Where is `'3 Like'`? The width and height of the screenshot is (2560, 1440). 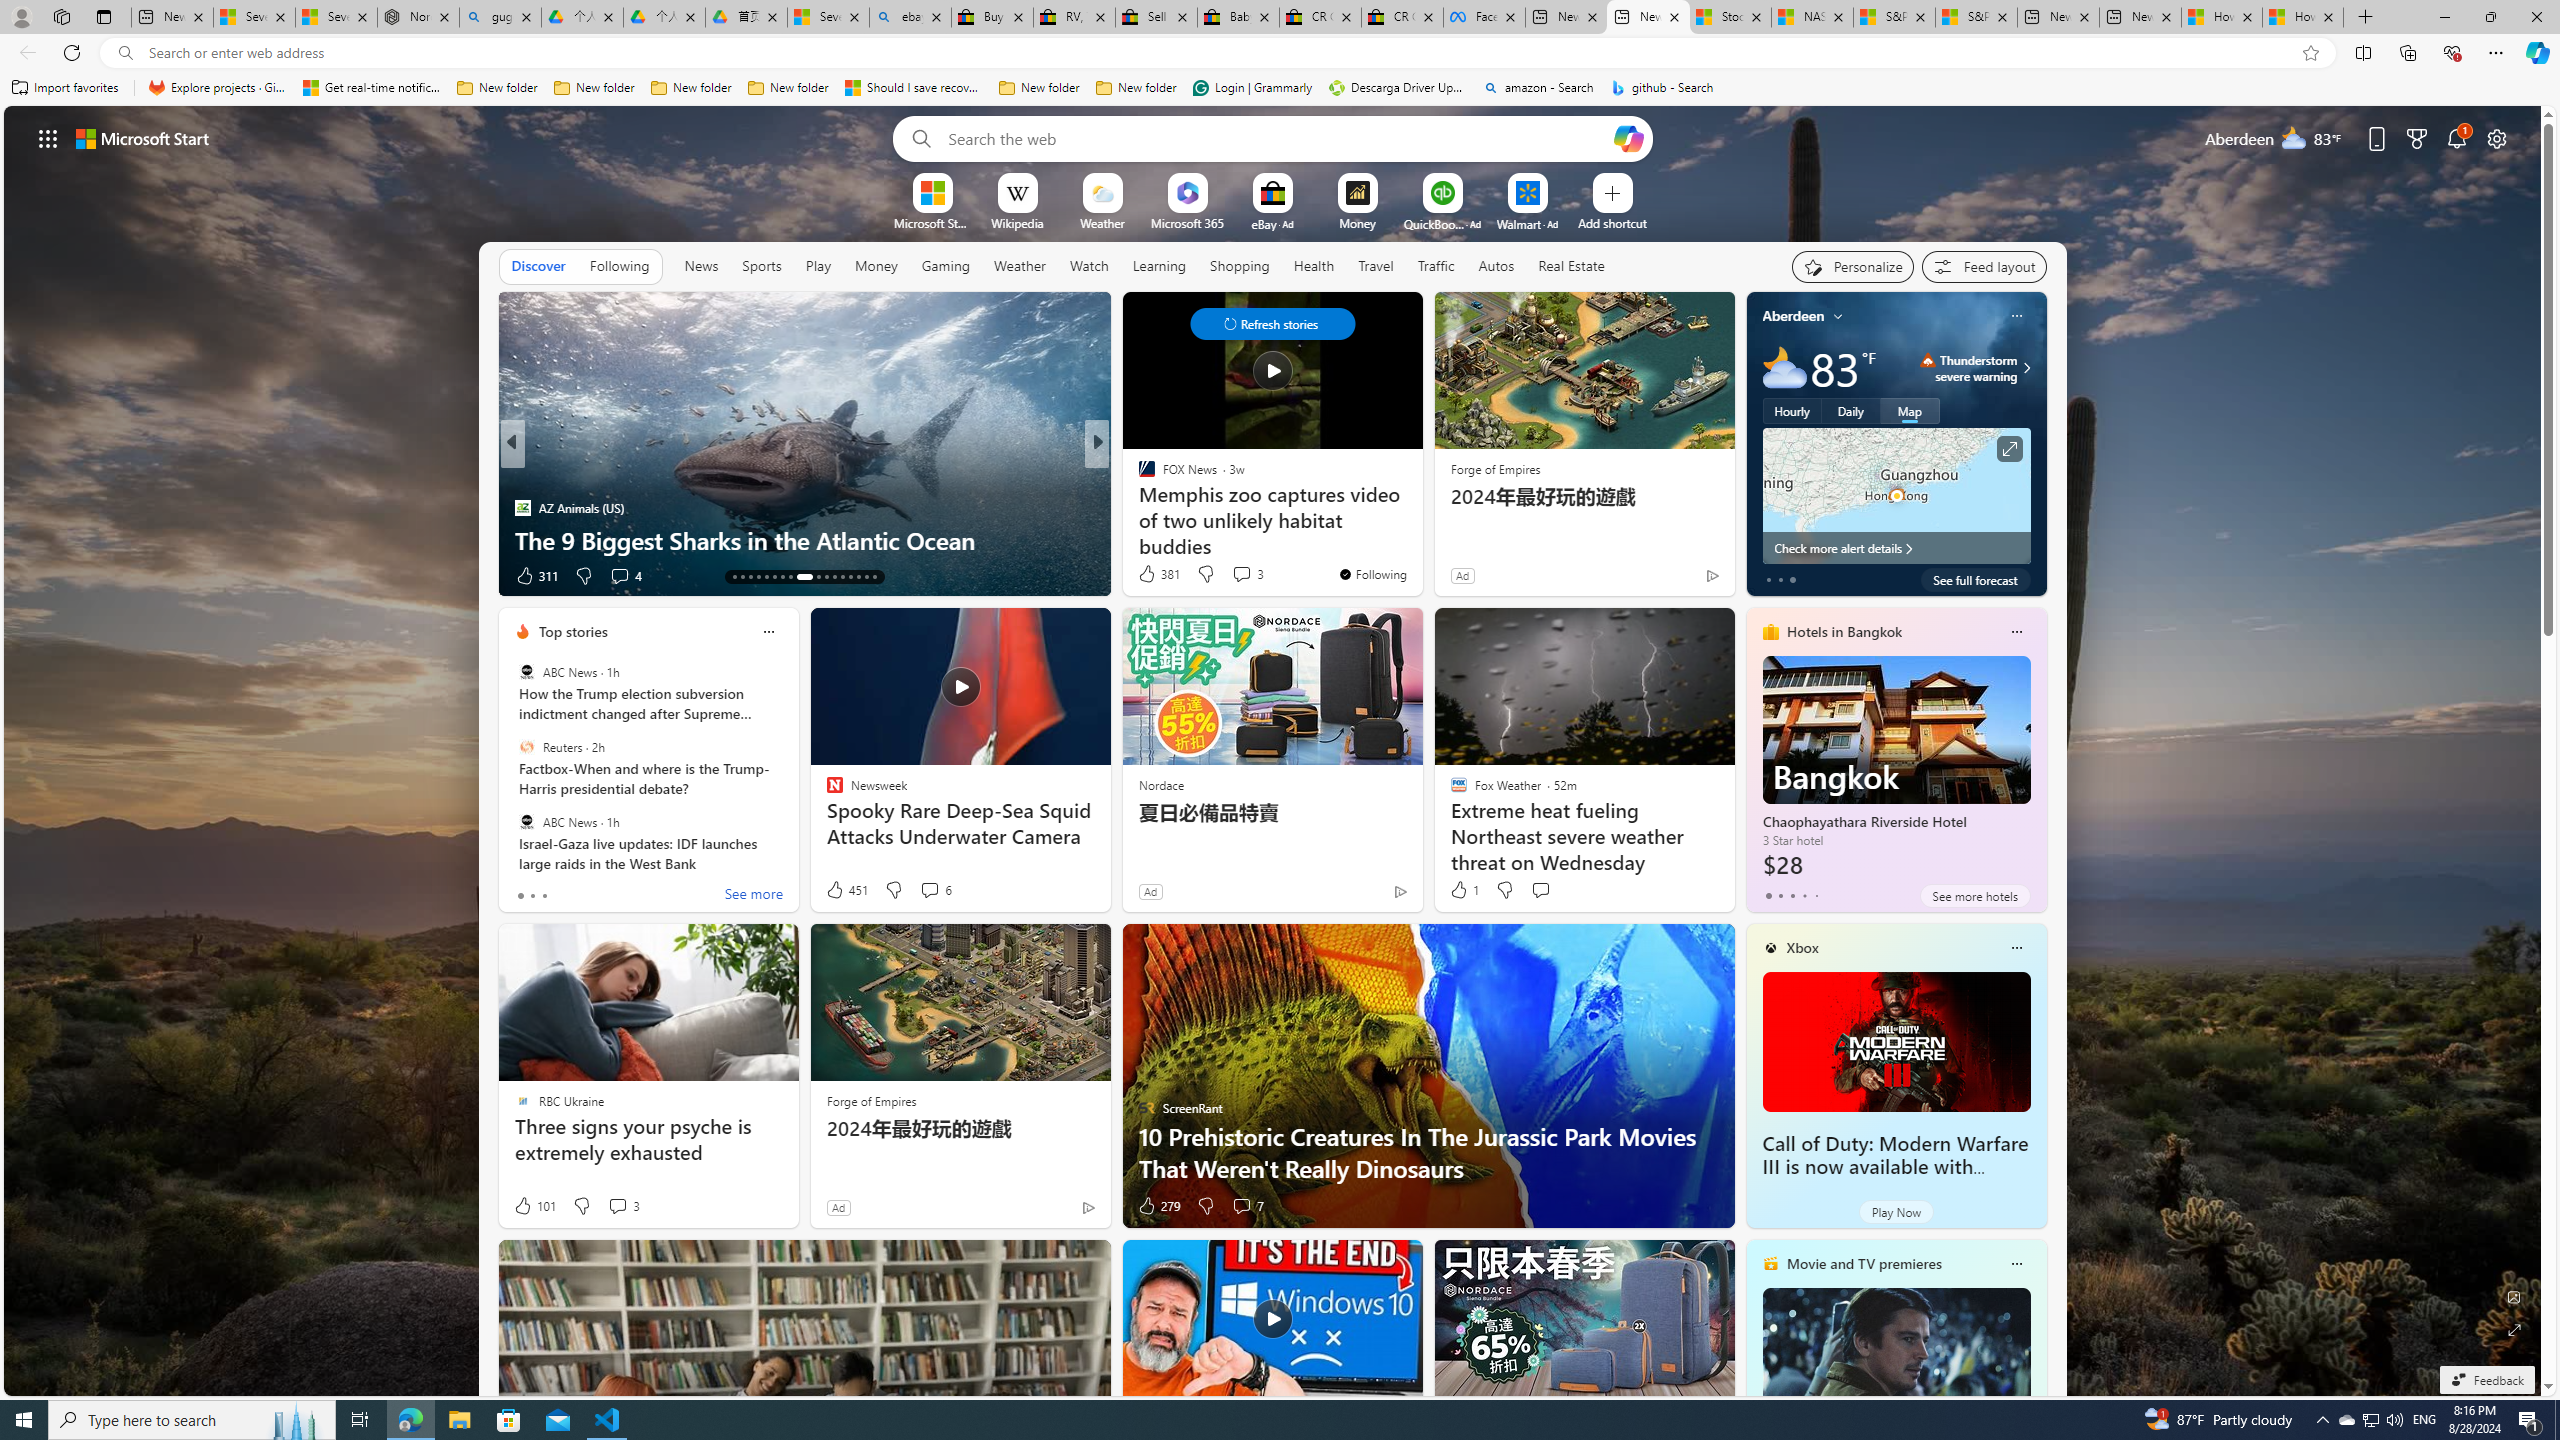 '3 Like' is located at coordinates (1145, 575).